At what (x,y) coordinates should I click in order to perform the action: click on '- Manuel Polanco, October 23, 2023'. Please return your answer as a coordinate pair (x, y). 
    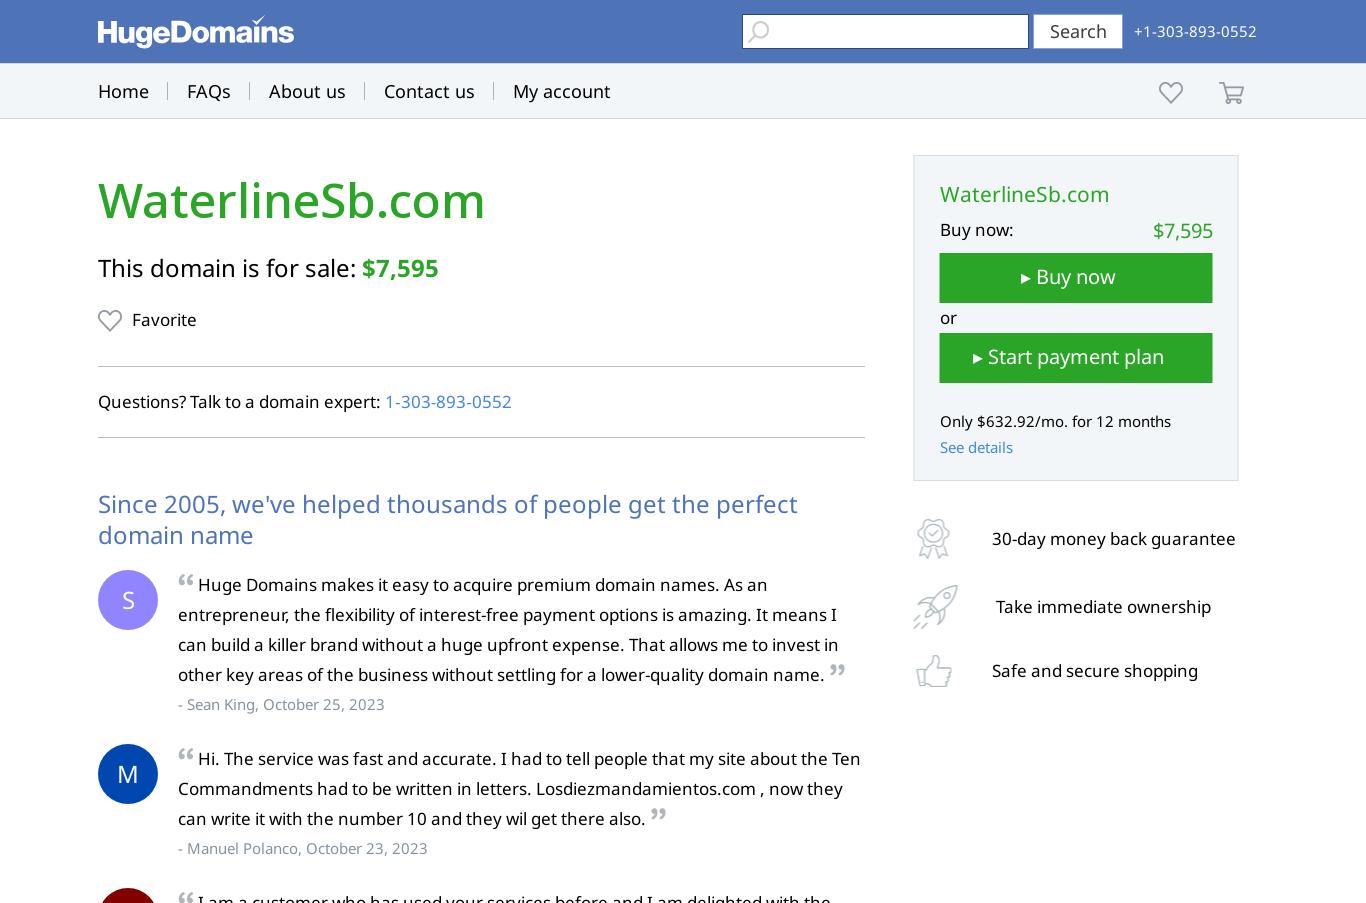
    Looking at the image, I should click on (302, 848).